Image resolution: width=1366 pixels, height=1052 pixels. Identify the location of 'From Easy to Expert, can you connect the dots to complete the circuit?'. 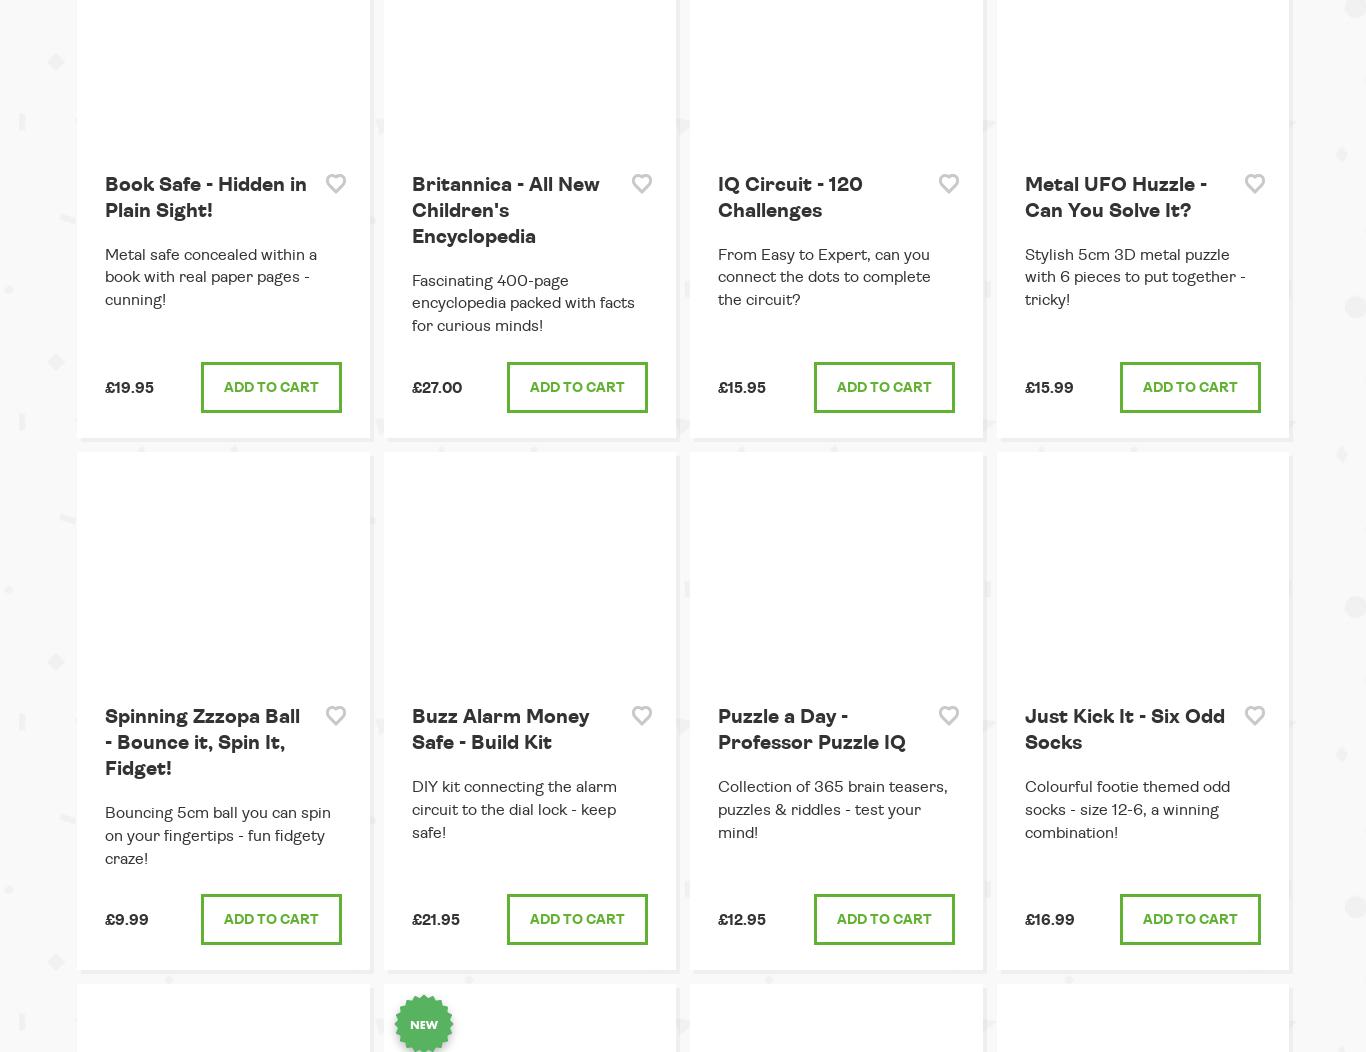
(823, 276).